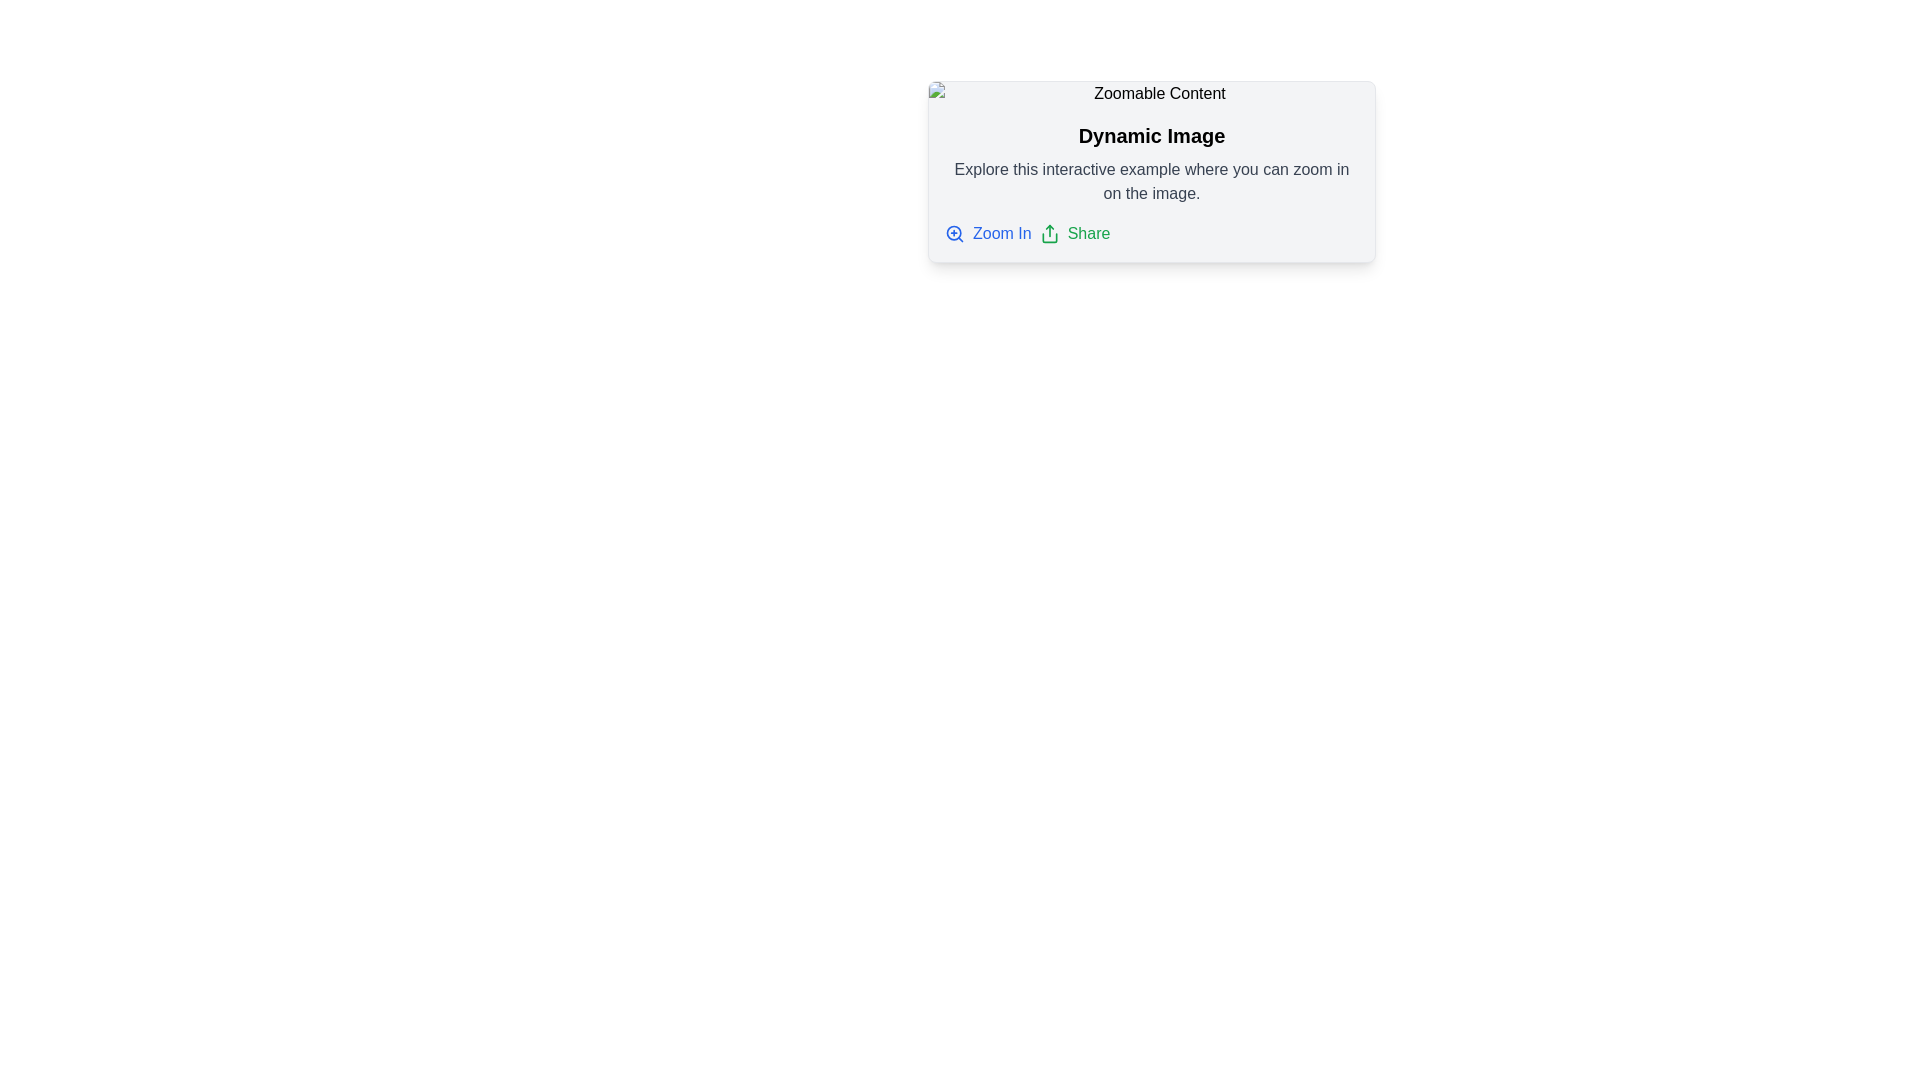  What do you see at coordinates (953, 232) in the screenshot?
I see `the outermost circle of the magnifying glass icon, which is an SVG circle element representing the lens portion and suggests a zoom-in functionality` at bounding box center [953, 232].